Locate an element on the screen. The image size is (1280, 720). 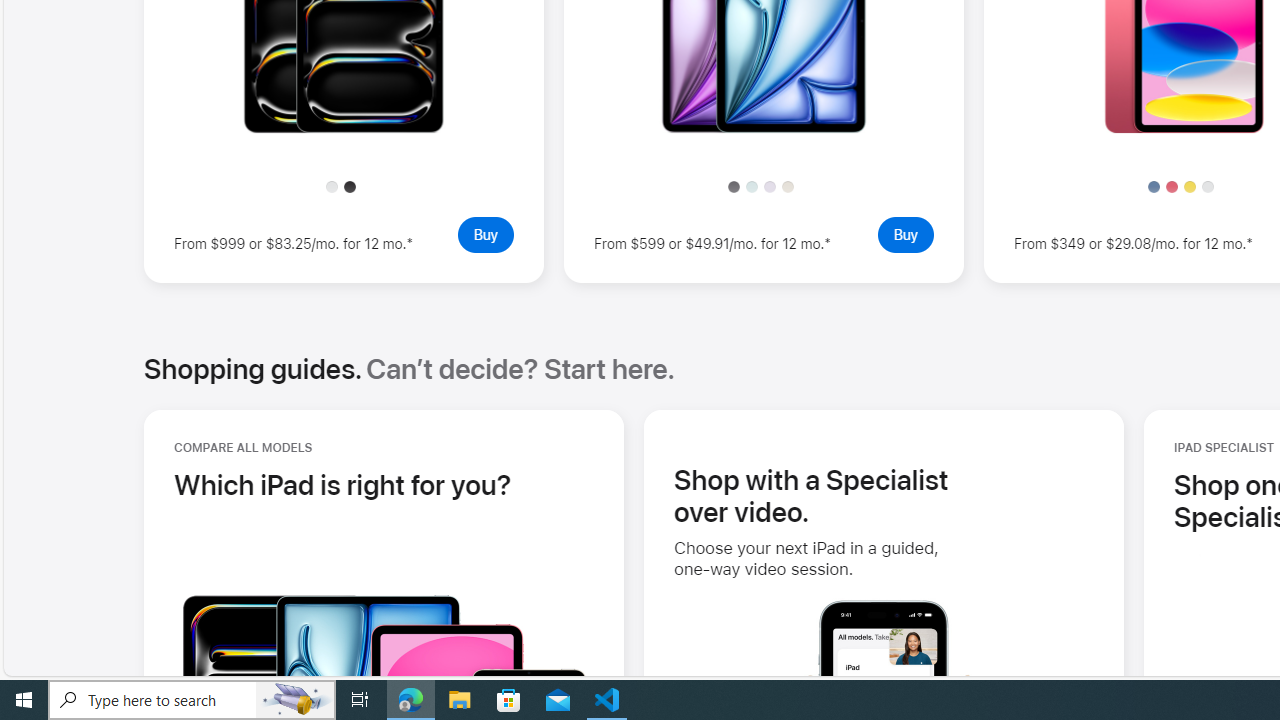
'Blue' is located at coordinates (1153, 186).